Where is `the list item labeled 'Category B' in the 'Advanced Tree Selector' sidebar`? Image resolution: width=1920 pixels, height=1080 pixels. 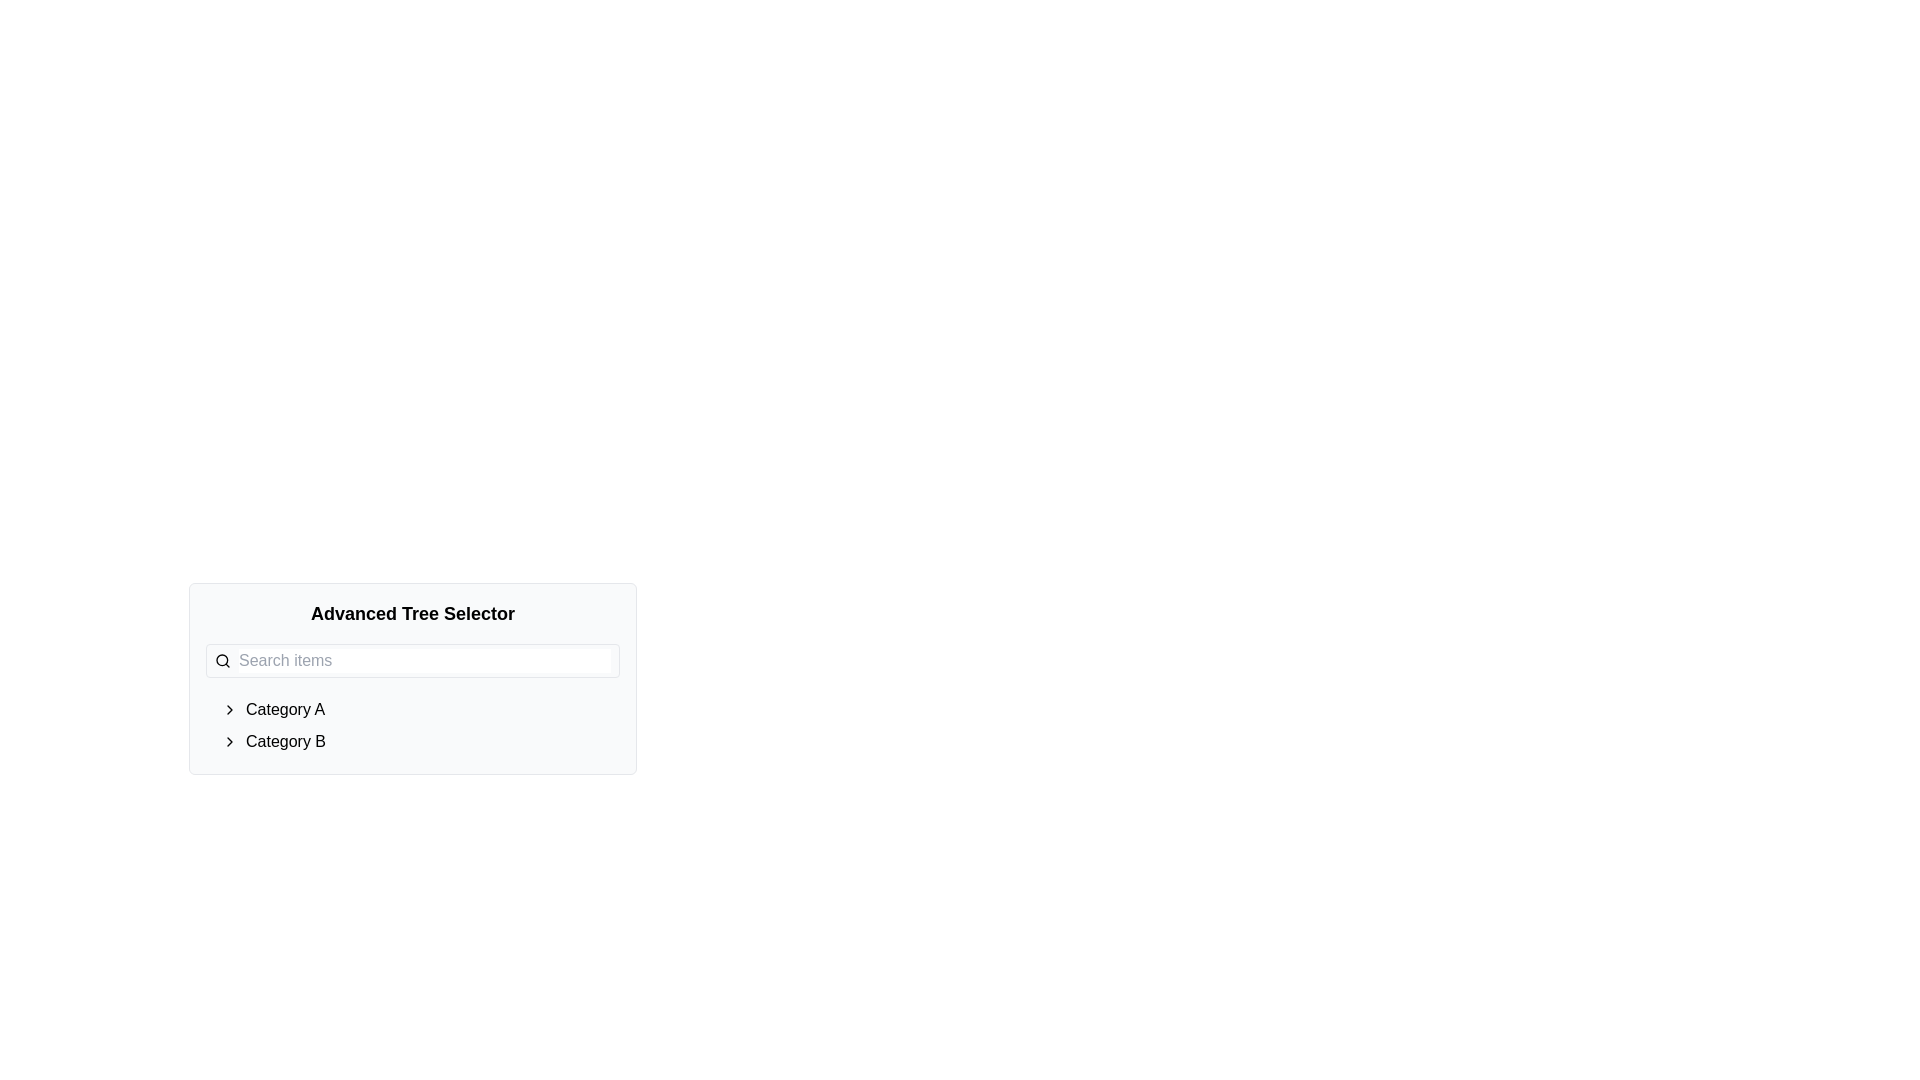 the list item labeled 'Category B' in the 'Advanced Tree Selector' sidebar is located at coordinates (420, 741).